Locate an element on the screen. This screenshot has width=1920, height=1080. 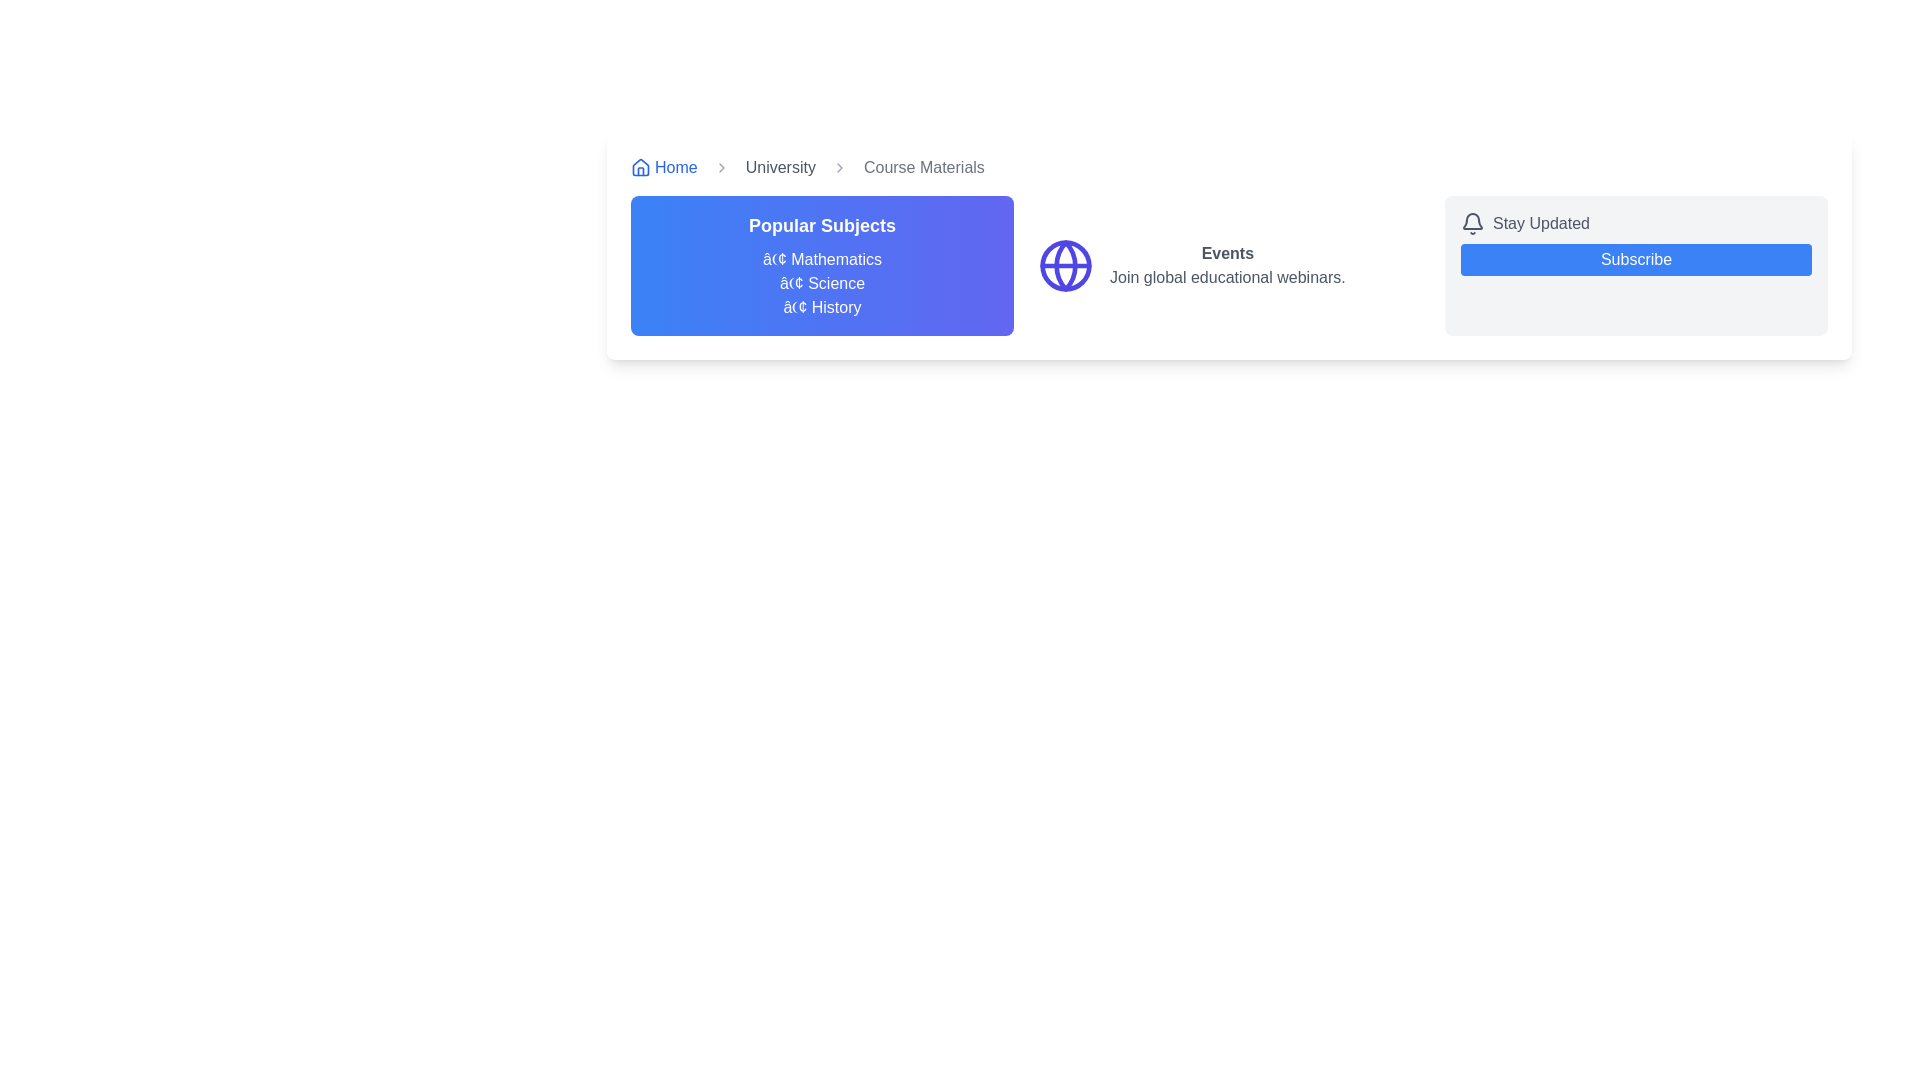
the 'University' text link in the breadcrumb navigation bar is located at coordinates (779, 167).